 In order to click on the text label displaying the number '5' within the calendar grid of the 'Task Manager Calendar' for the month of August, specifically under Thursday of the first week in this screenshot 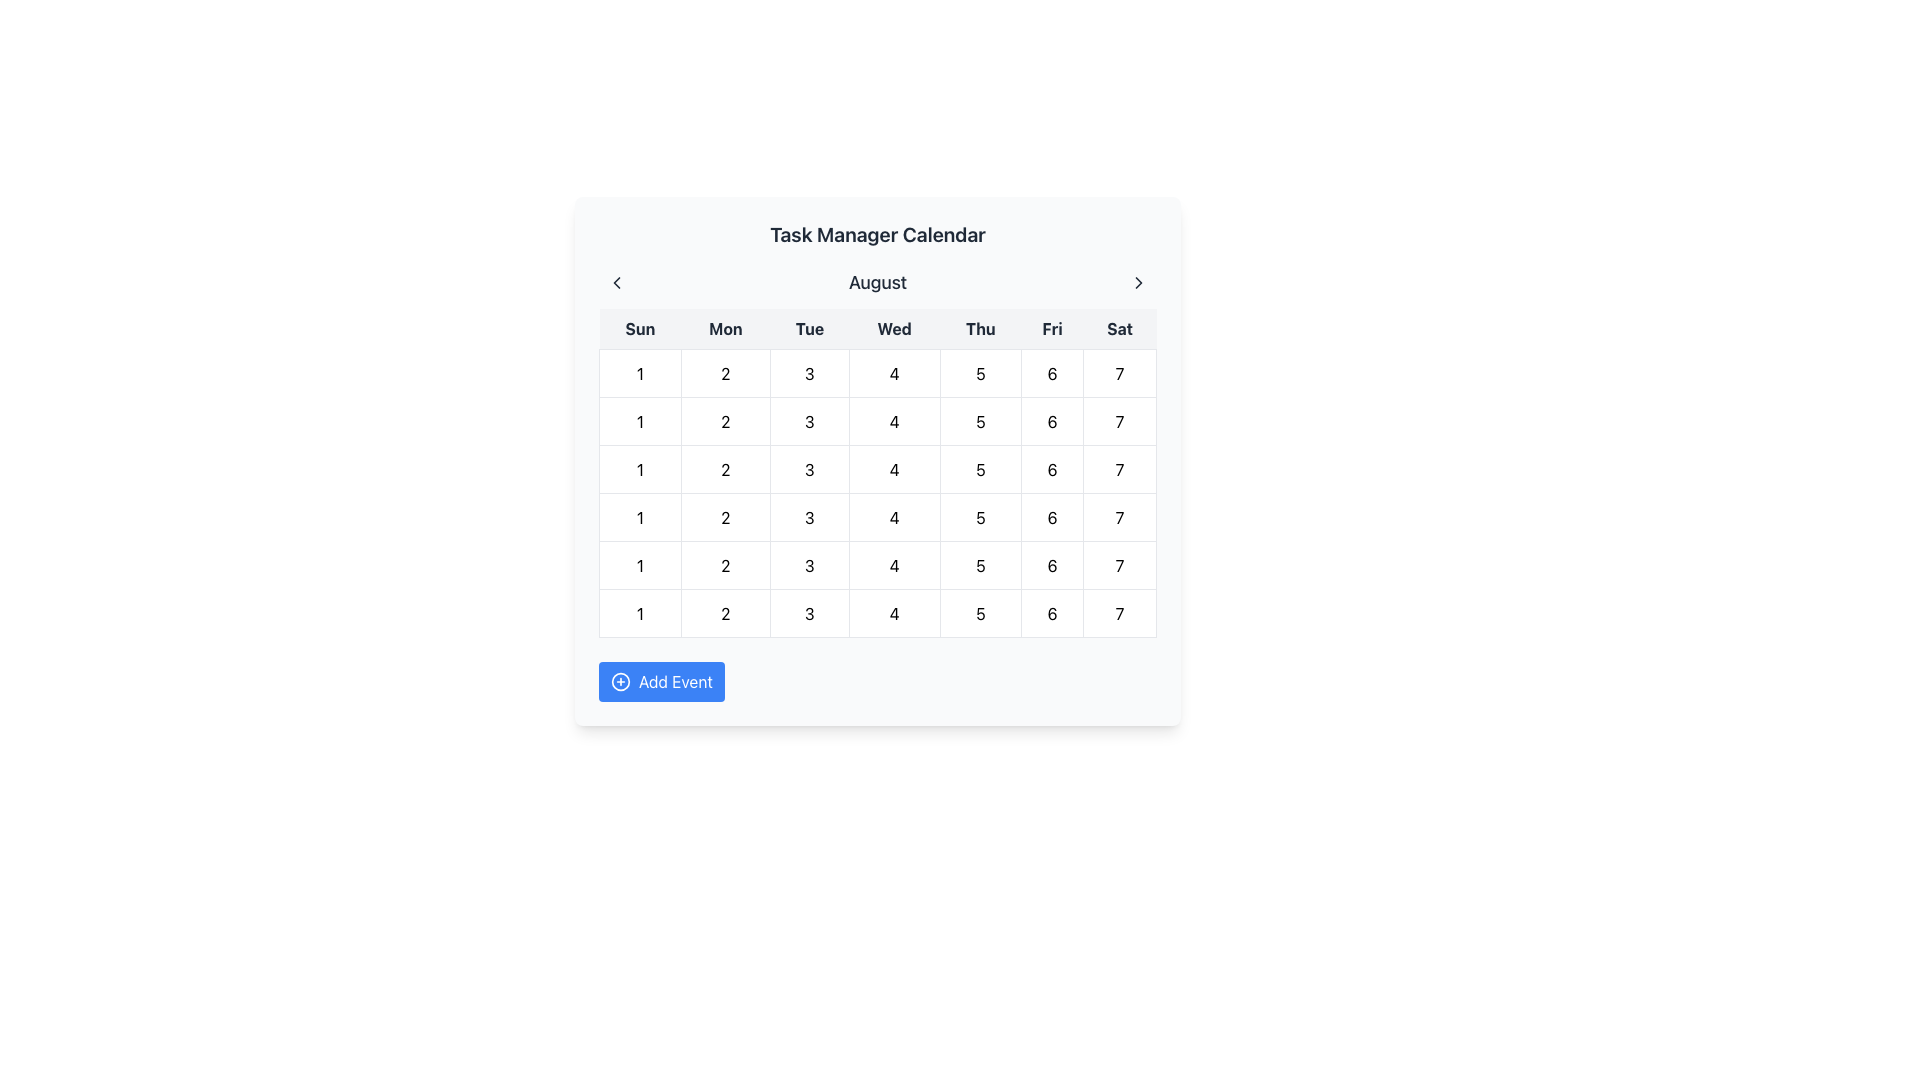, I will do `click(980, 612)`.